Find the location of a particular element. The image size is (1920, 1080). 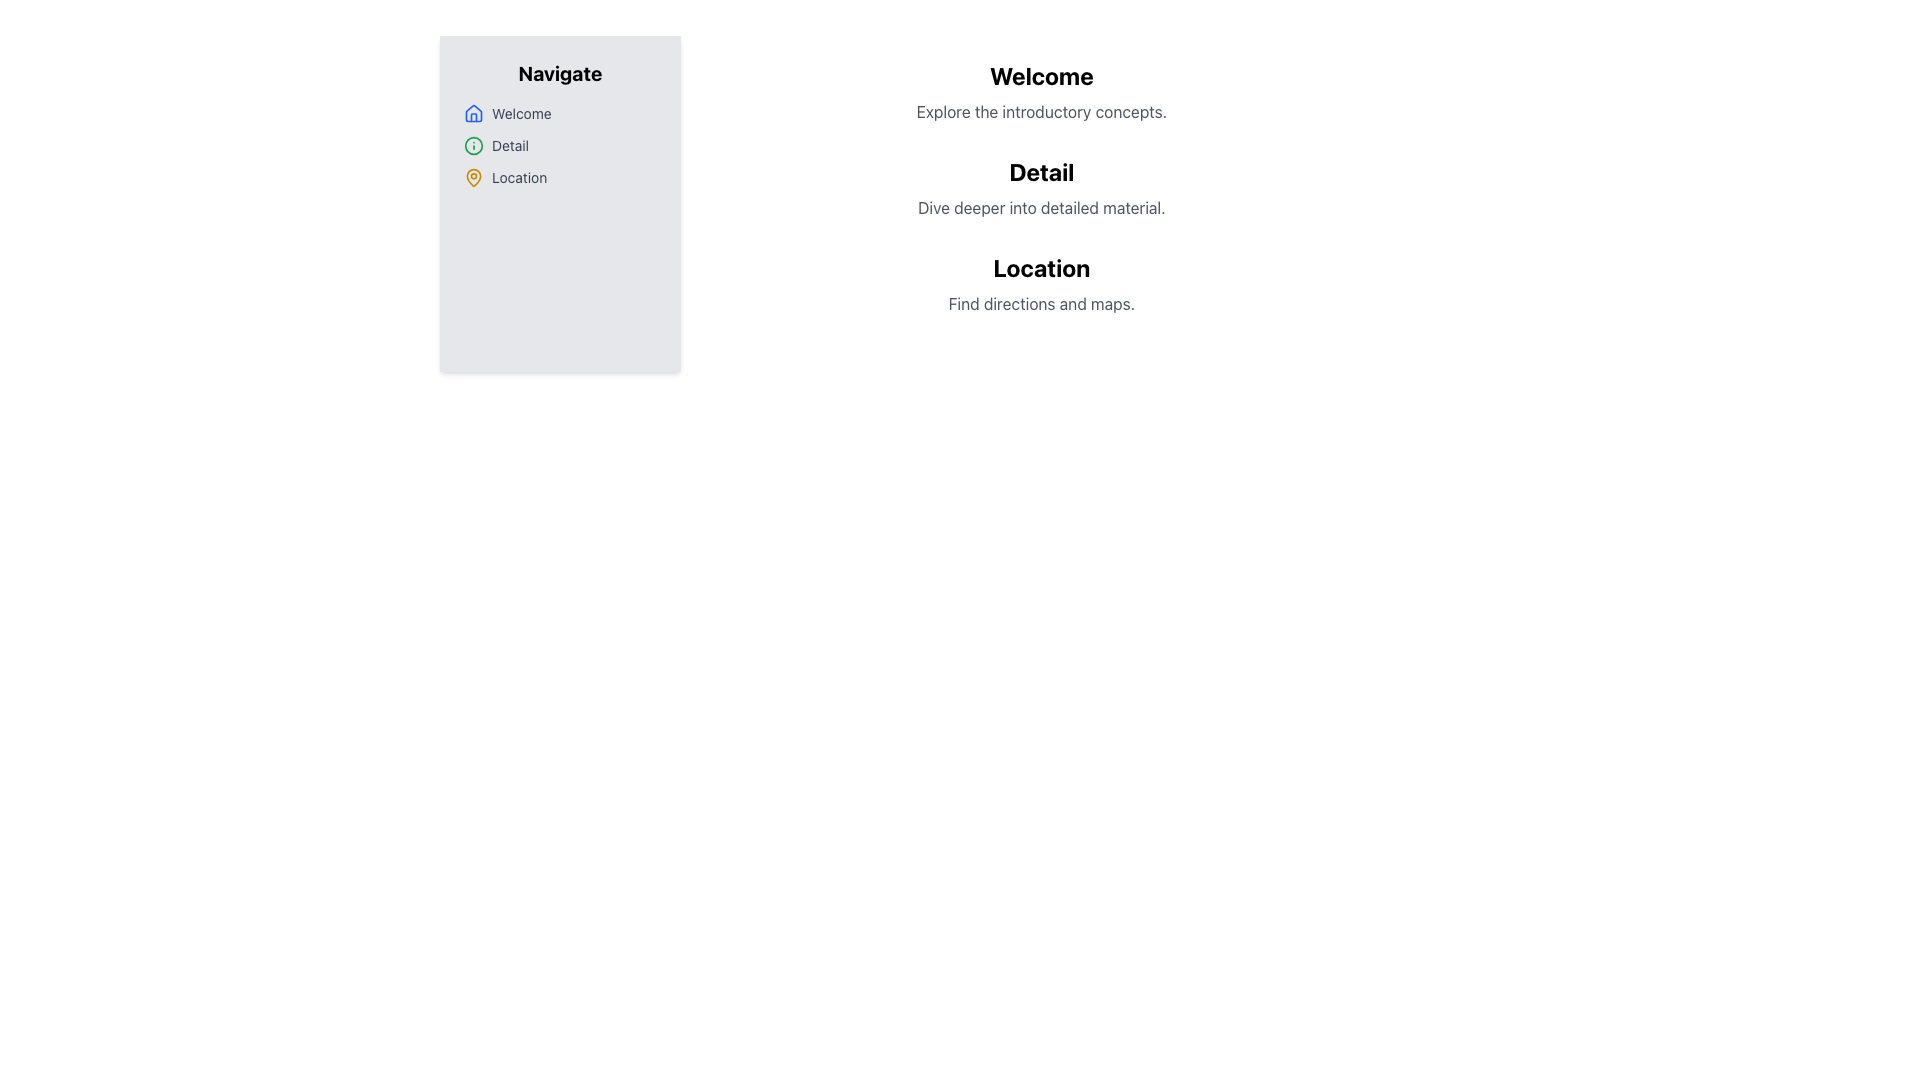

the navigational text label located in the sidebar, positioned between the 'Welcome' and 'Location' labels, to activate the underline effect is located at coordinates (510, 145).